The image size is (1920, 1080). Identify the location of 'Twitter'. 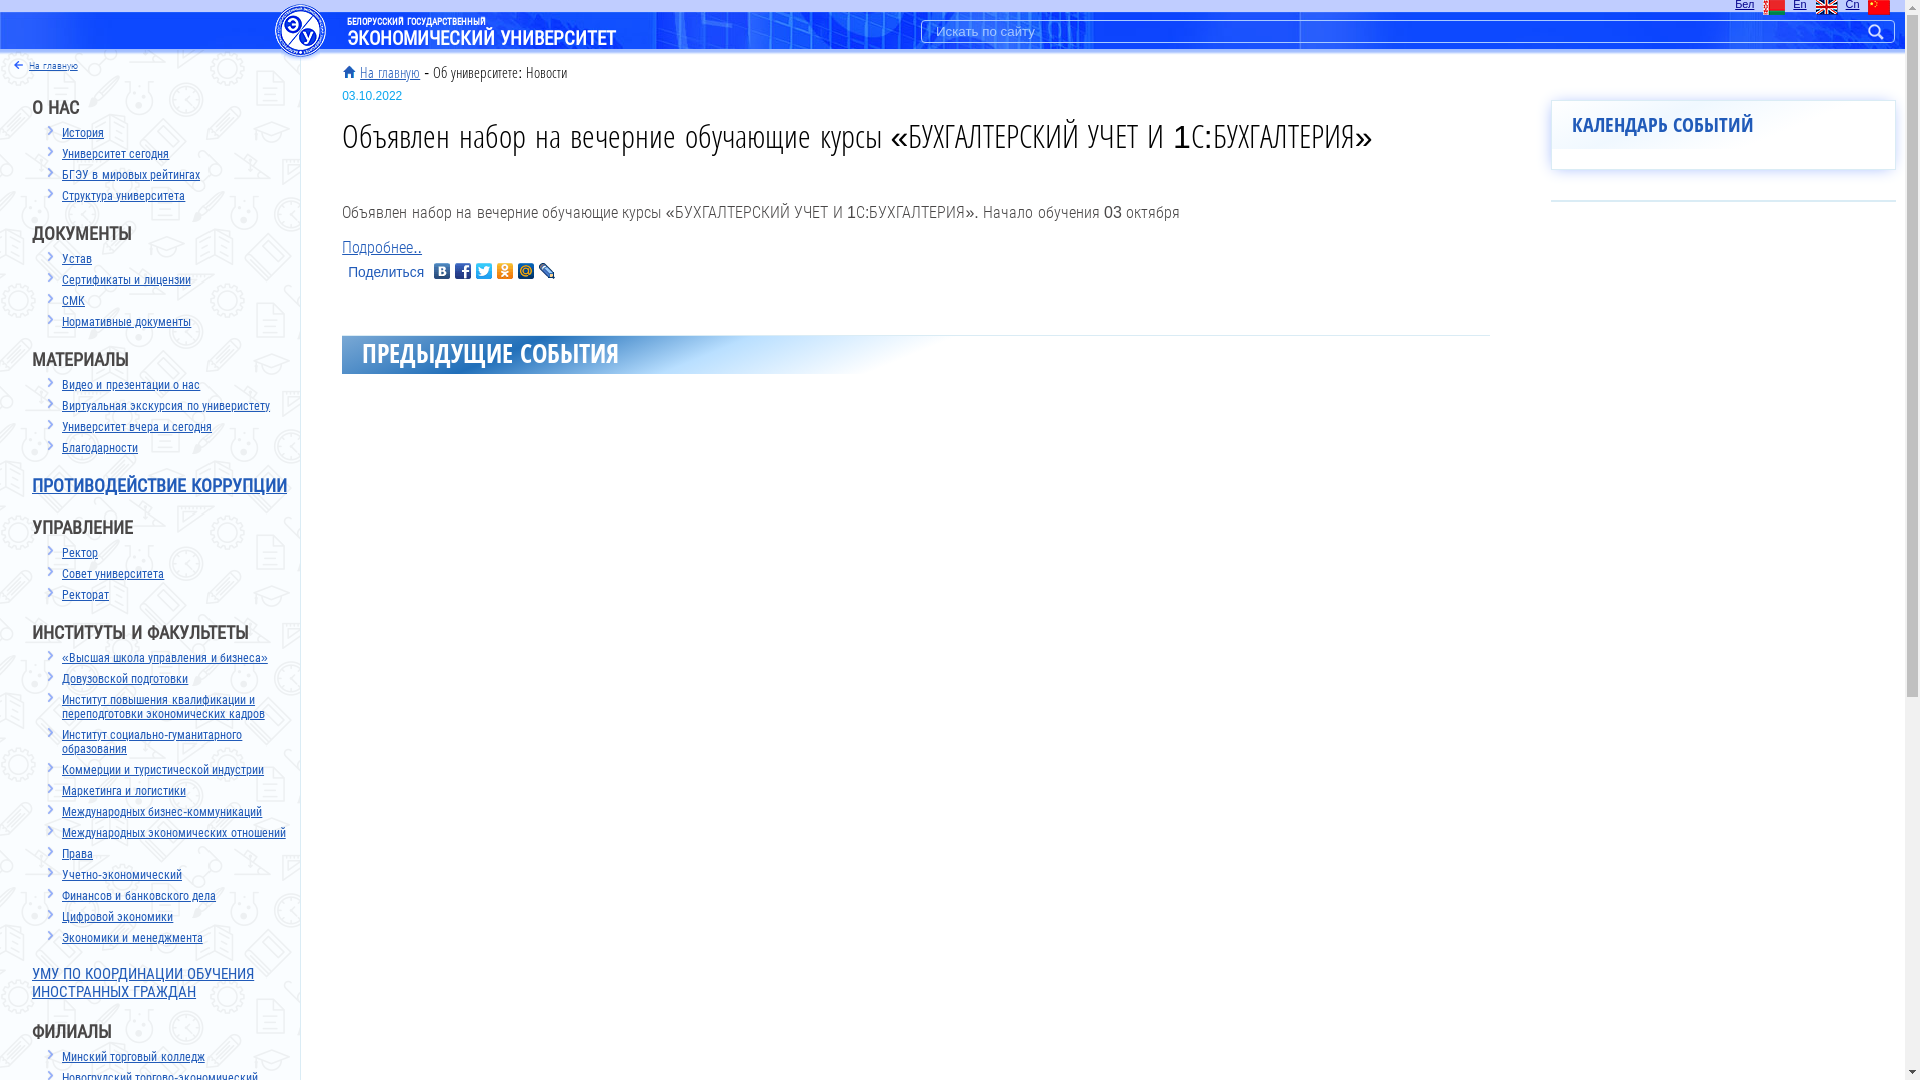
(484, 270).